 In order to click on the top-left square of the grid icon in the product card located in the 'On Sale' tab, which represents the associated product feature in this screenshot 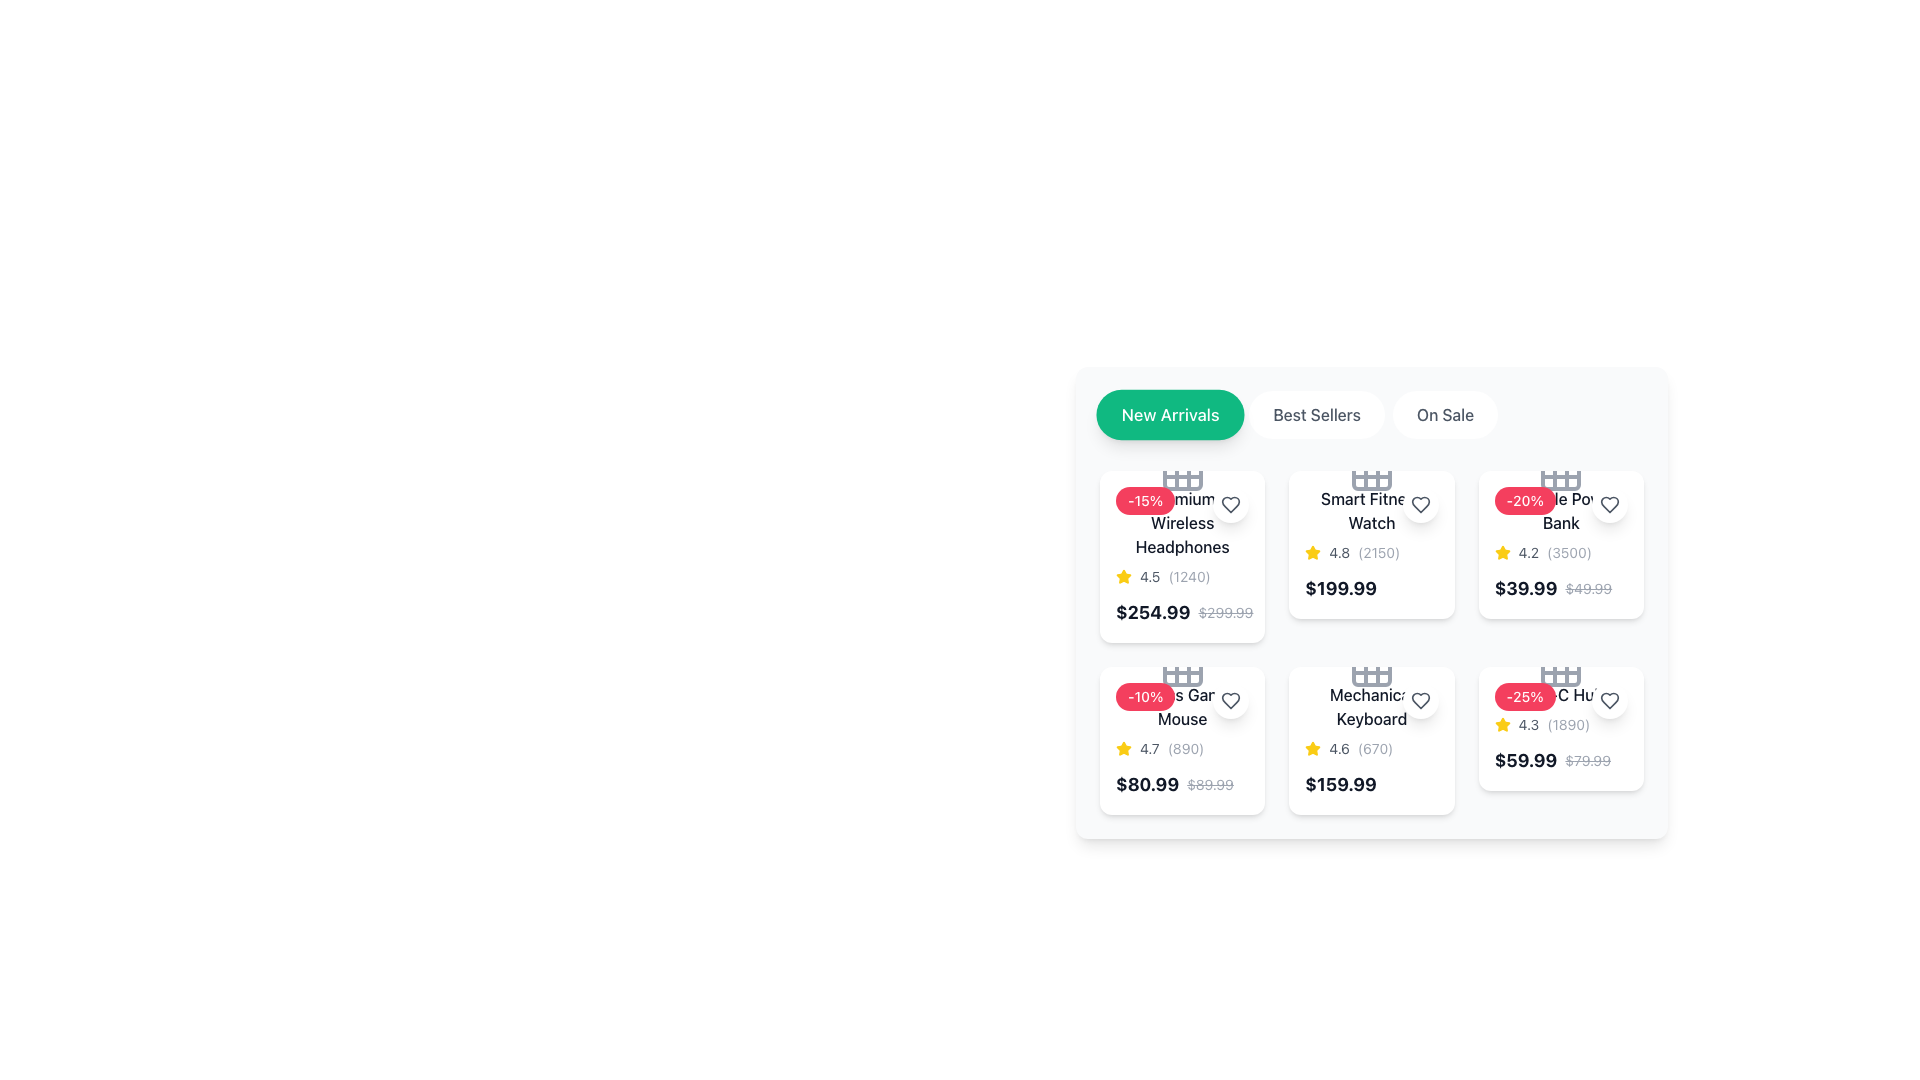, I will do `click(1560, 667)`.